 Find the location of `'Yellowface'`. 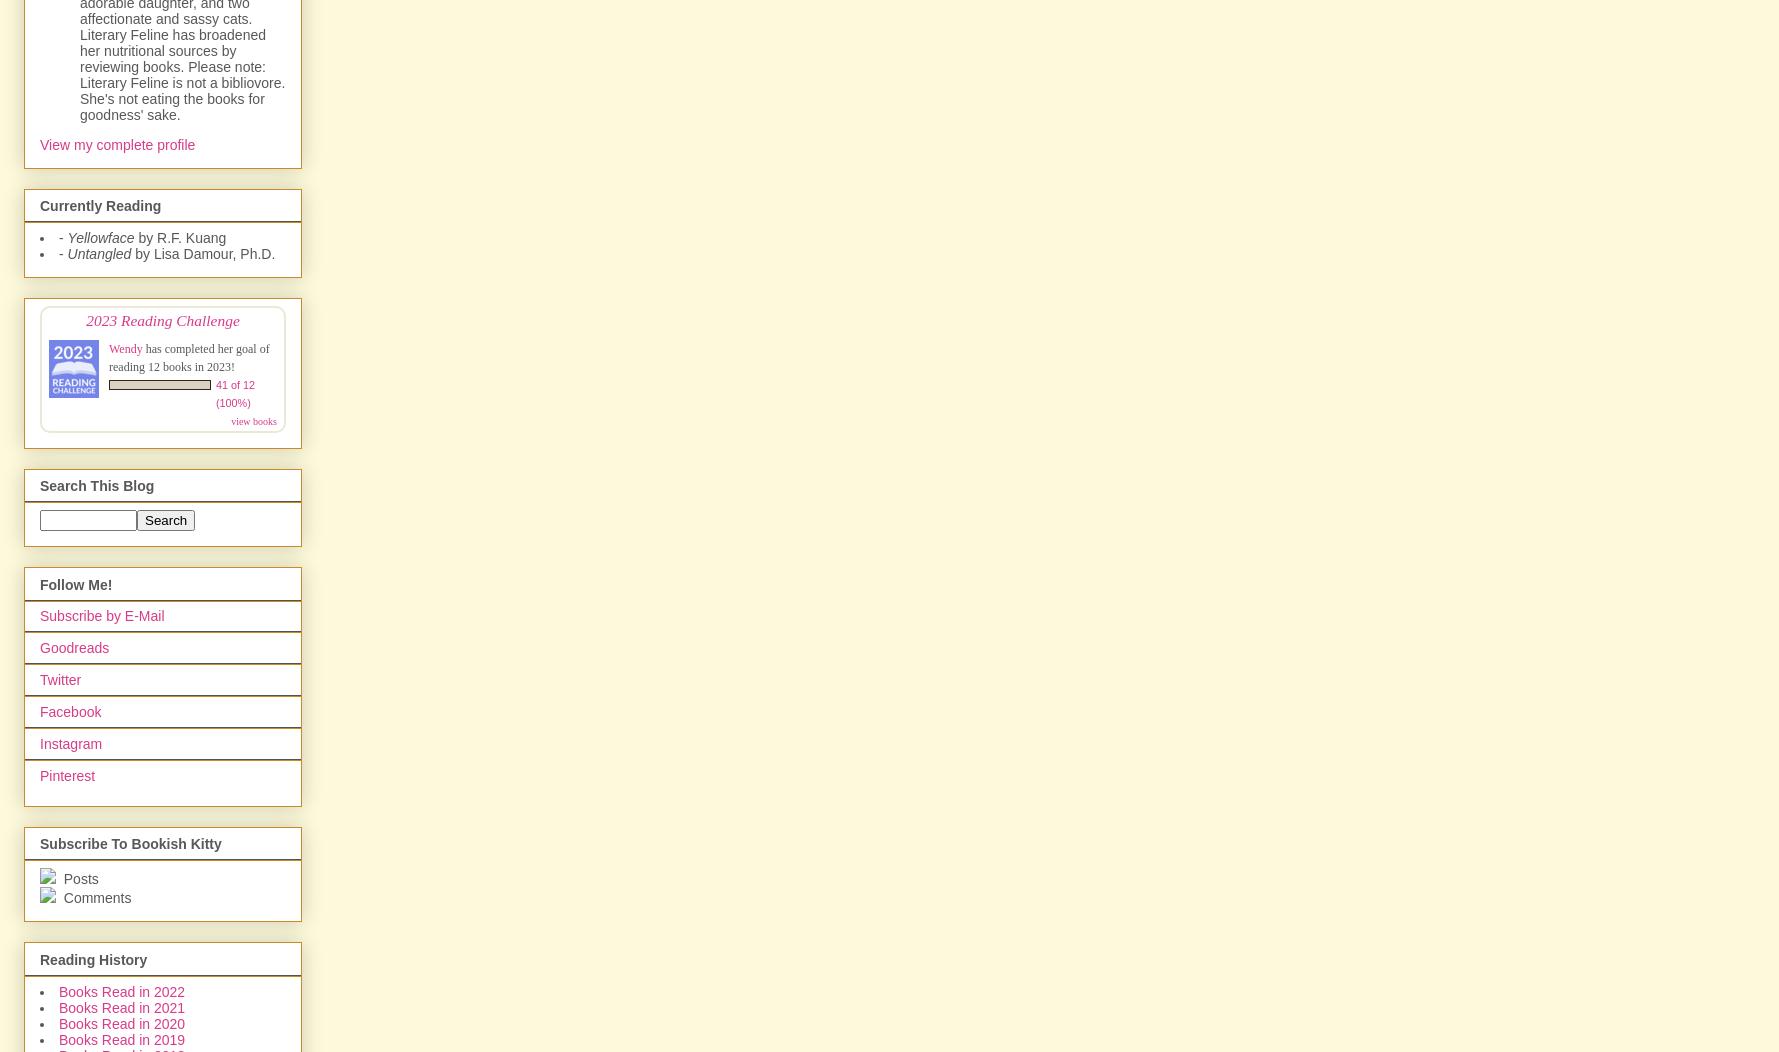

'Yellowface' is located at coordinates (99, 236).